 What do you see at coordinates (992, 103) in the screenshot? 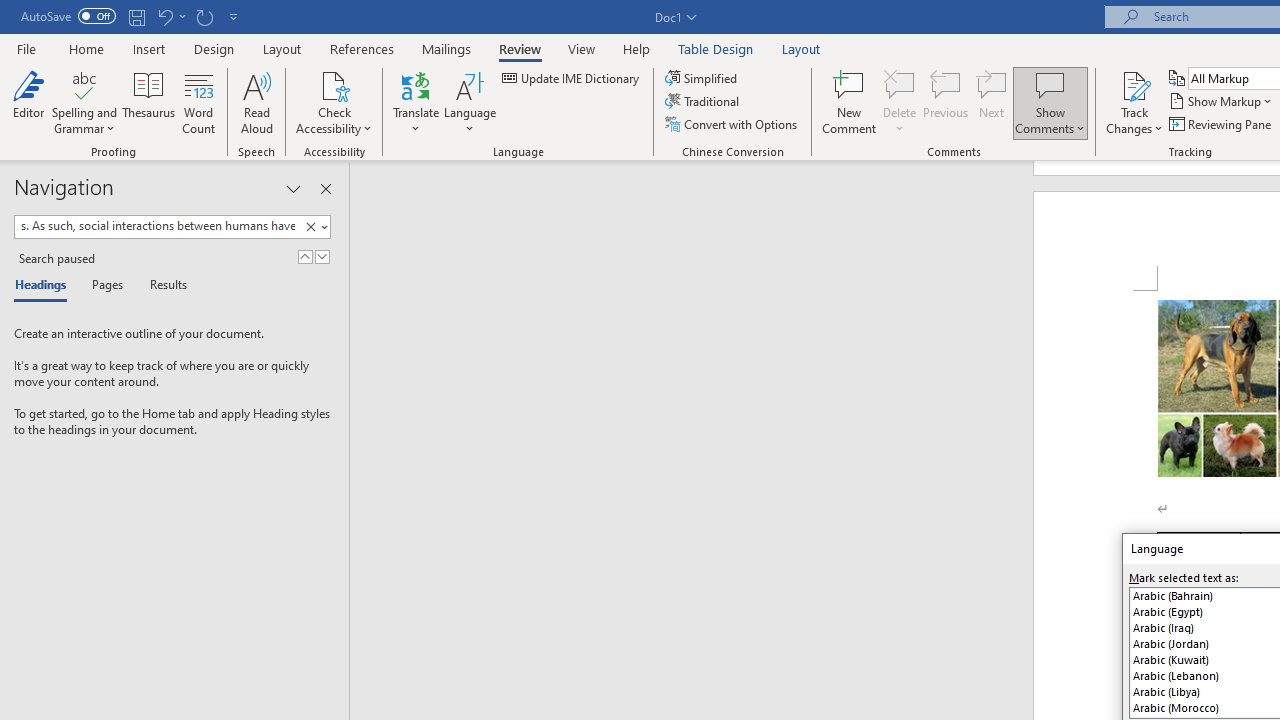
I see `'Next'` at bounding box center [992, 103].